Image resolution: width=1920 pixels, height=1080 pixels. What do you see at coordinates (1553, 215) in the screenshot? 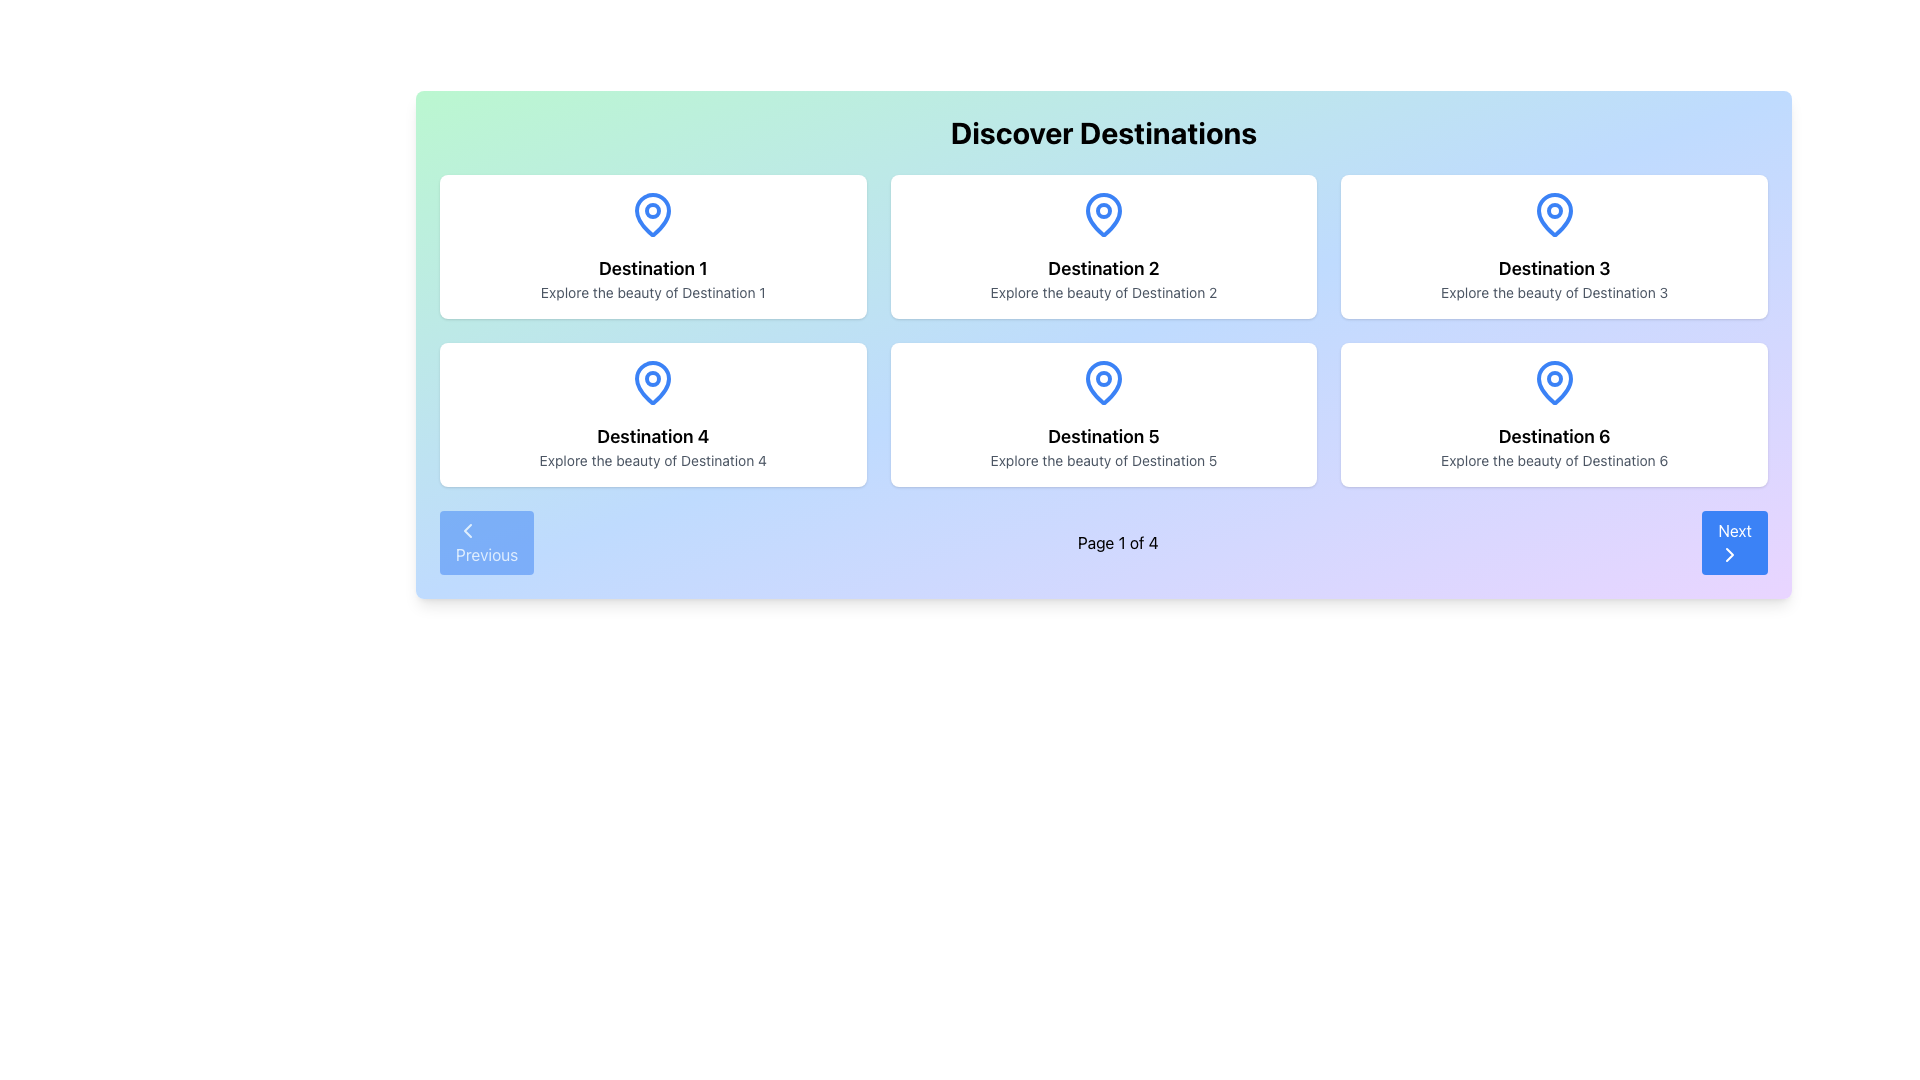
I see `the vector icon representing 'Destination 3' located in the third tile of the 'Discover Destinations' grid layout` at bounding box center [1553, 215].